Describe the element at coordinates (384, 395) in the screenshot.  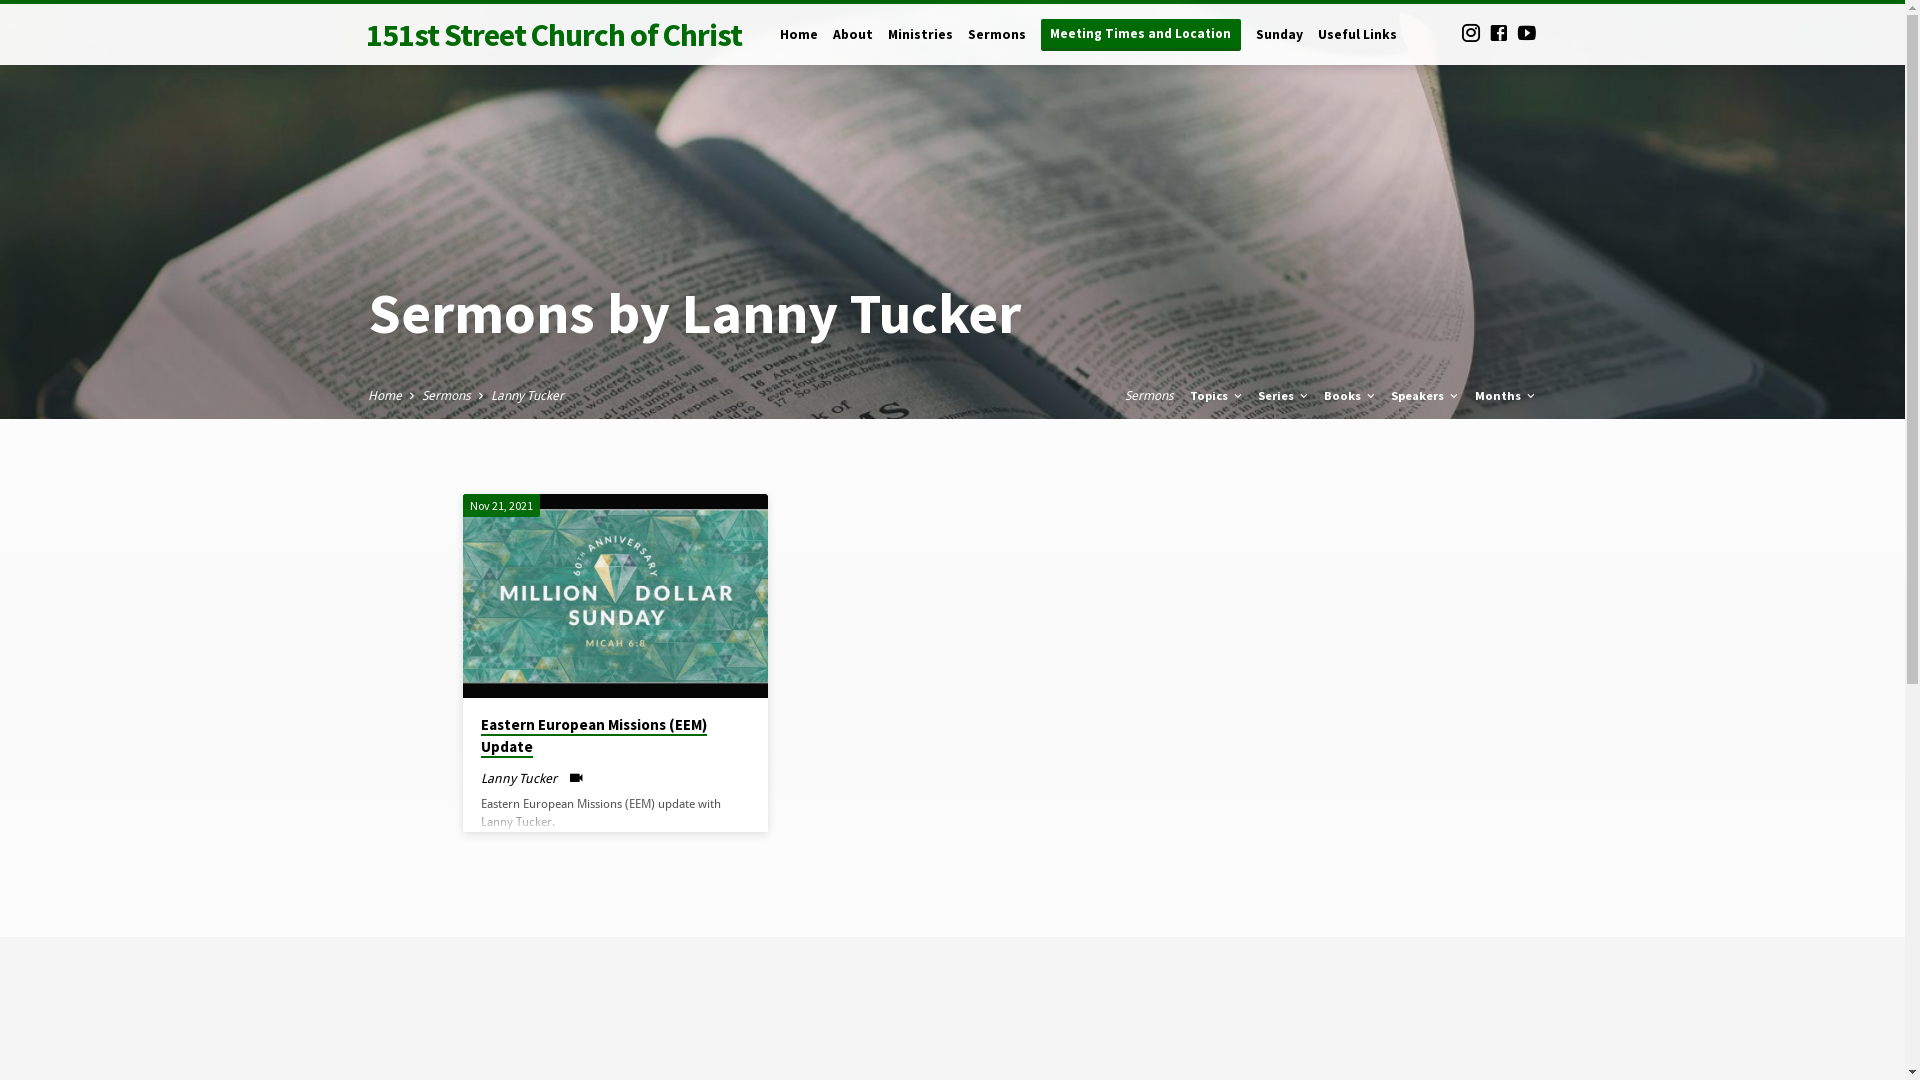
I see `'Home'` at that location.